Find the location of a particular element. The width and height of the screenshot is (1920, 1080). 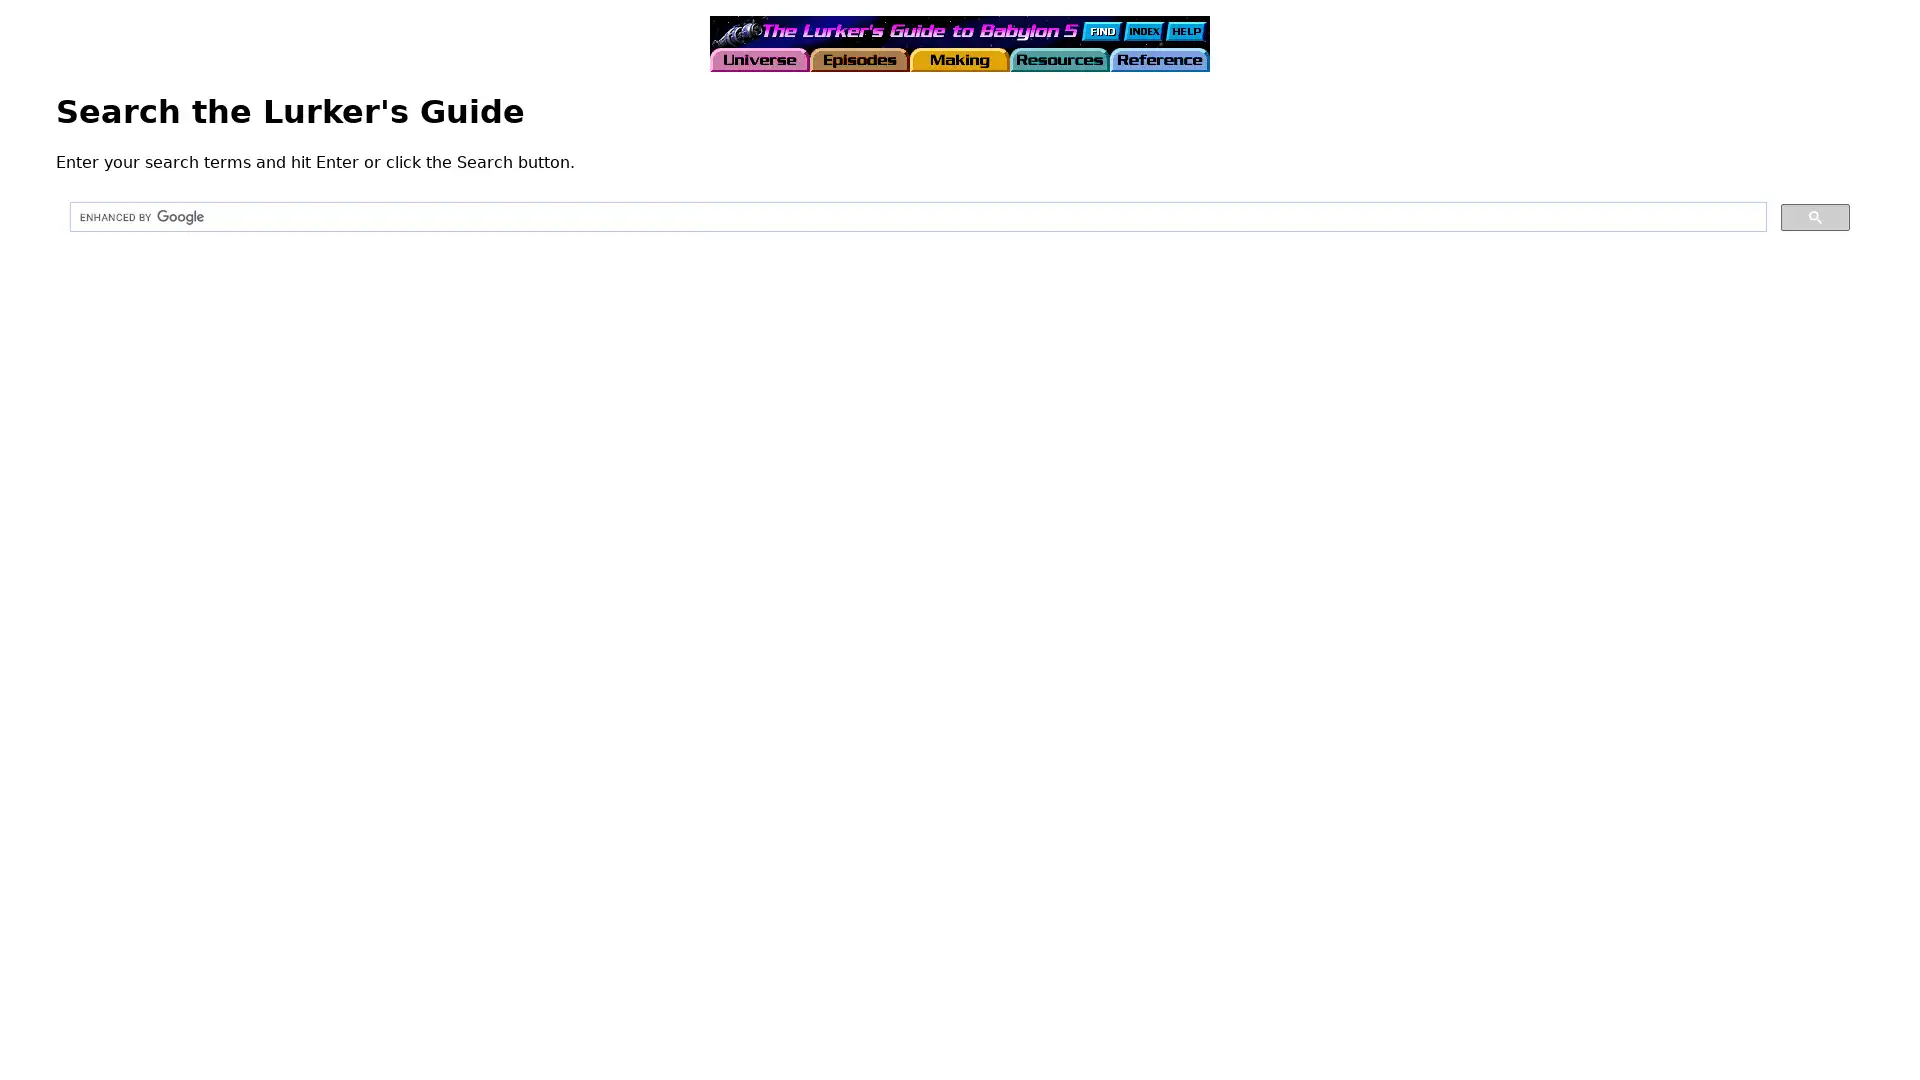

search is located at coordinates (1815, 216).